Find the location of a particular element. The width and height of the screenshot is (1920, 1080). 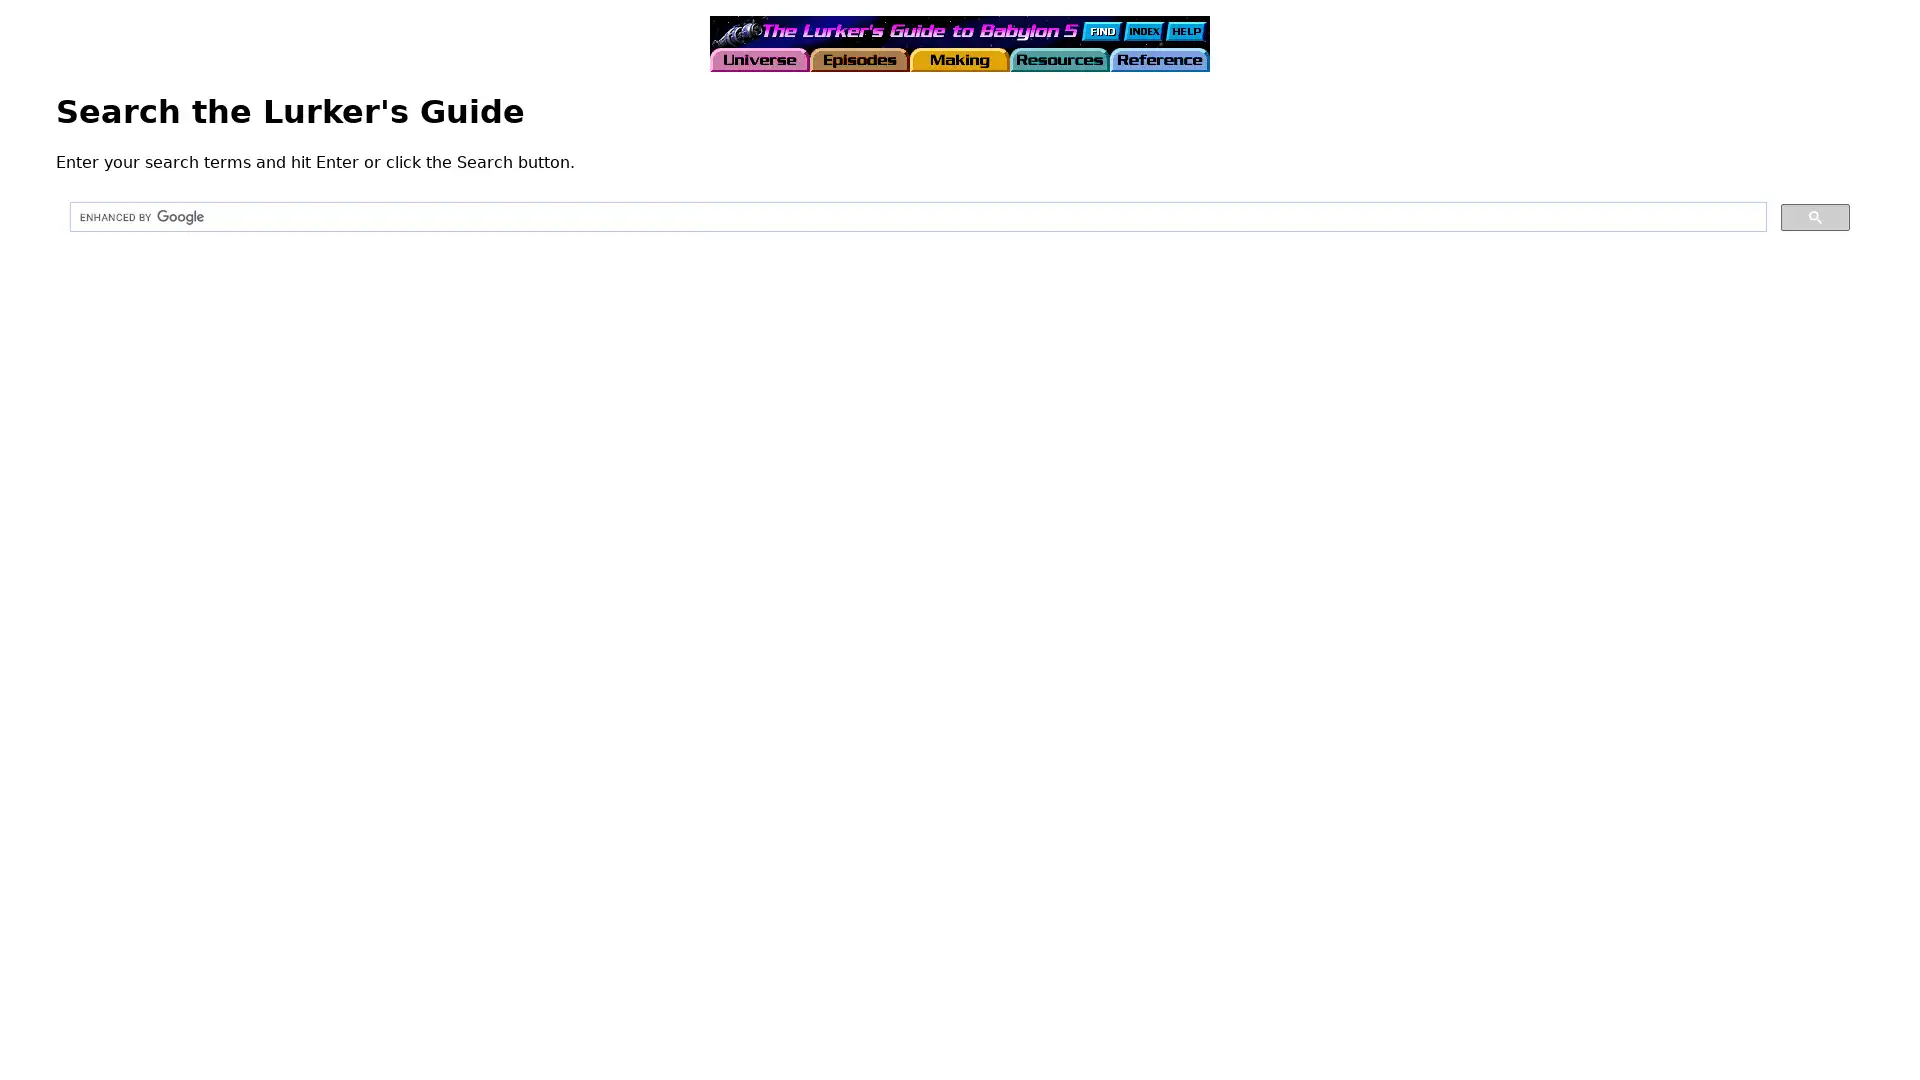

search is located at coordinates (1815, 216).